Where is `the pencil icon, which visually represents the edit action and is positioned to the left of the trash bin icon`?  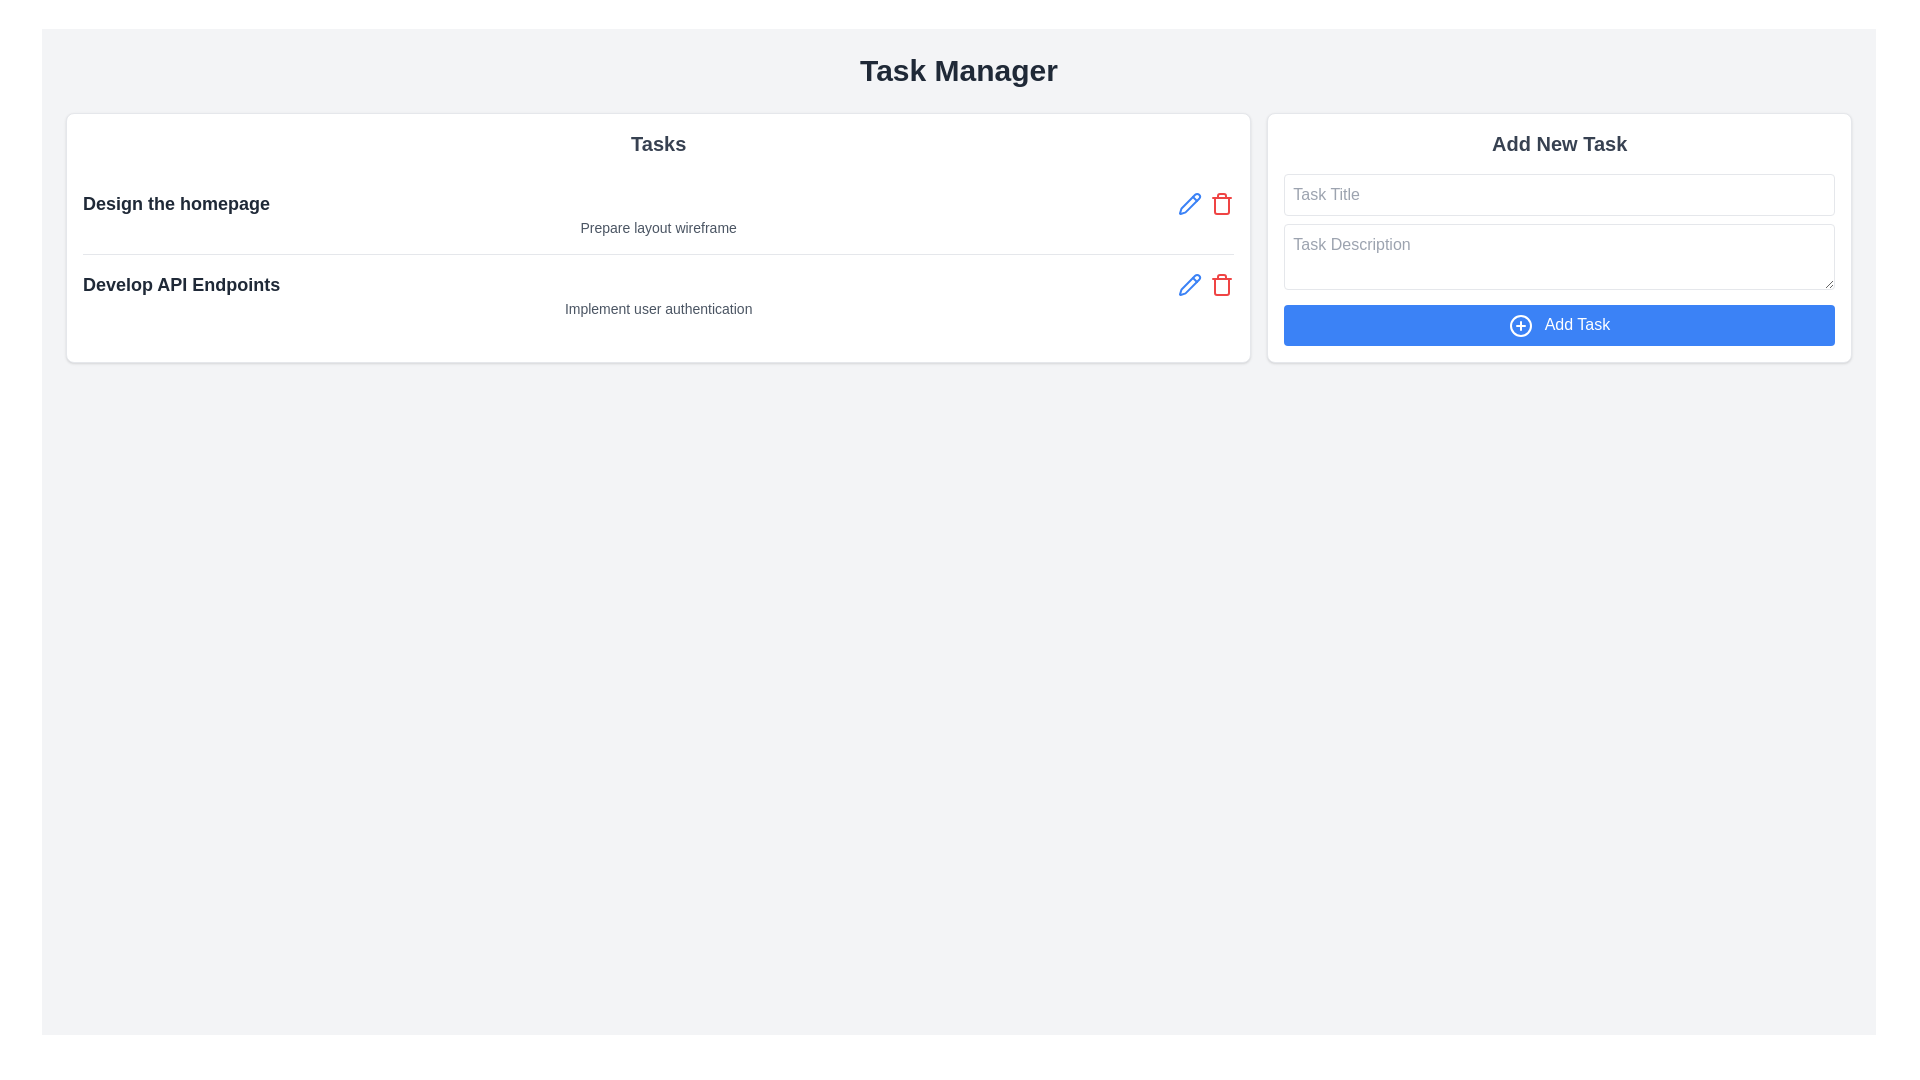 the pencil icon, which visually represents the edit action and is positioned to the left of the trash bin icon is located at coordinates (1190, 285).